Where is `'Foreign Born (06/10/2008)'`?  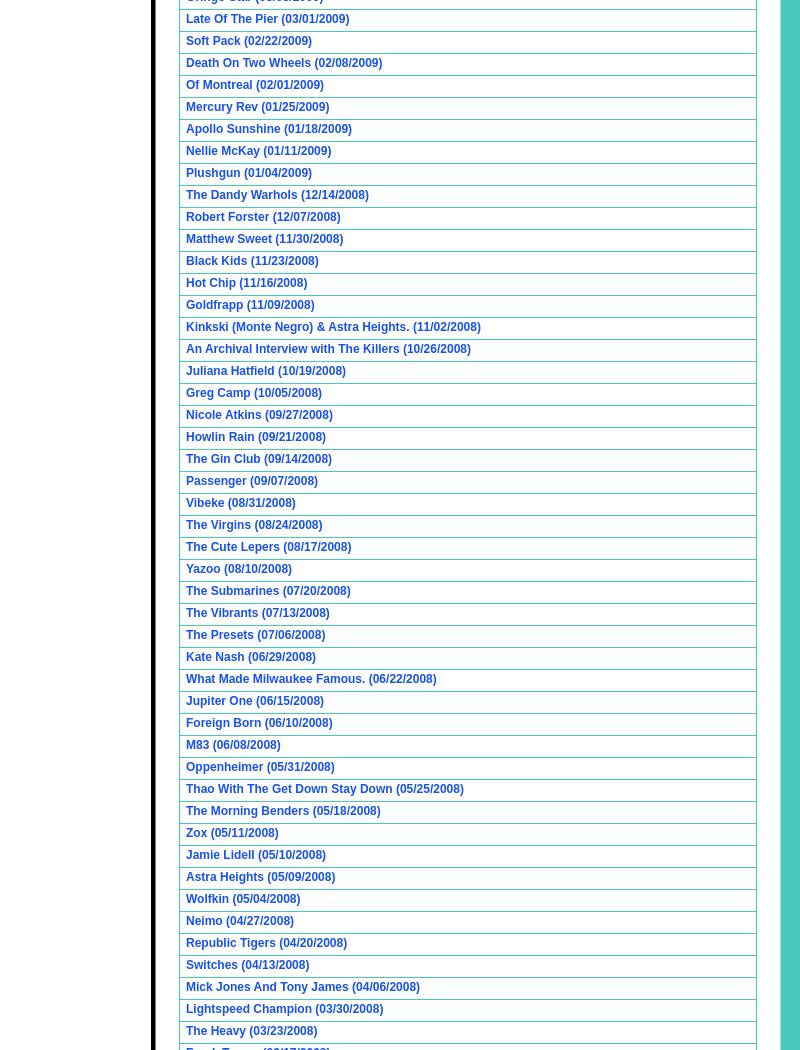 'Foreign Born (06/10/2008)' is located at coordinates (185, 722).